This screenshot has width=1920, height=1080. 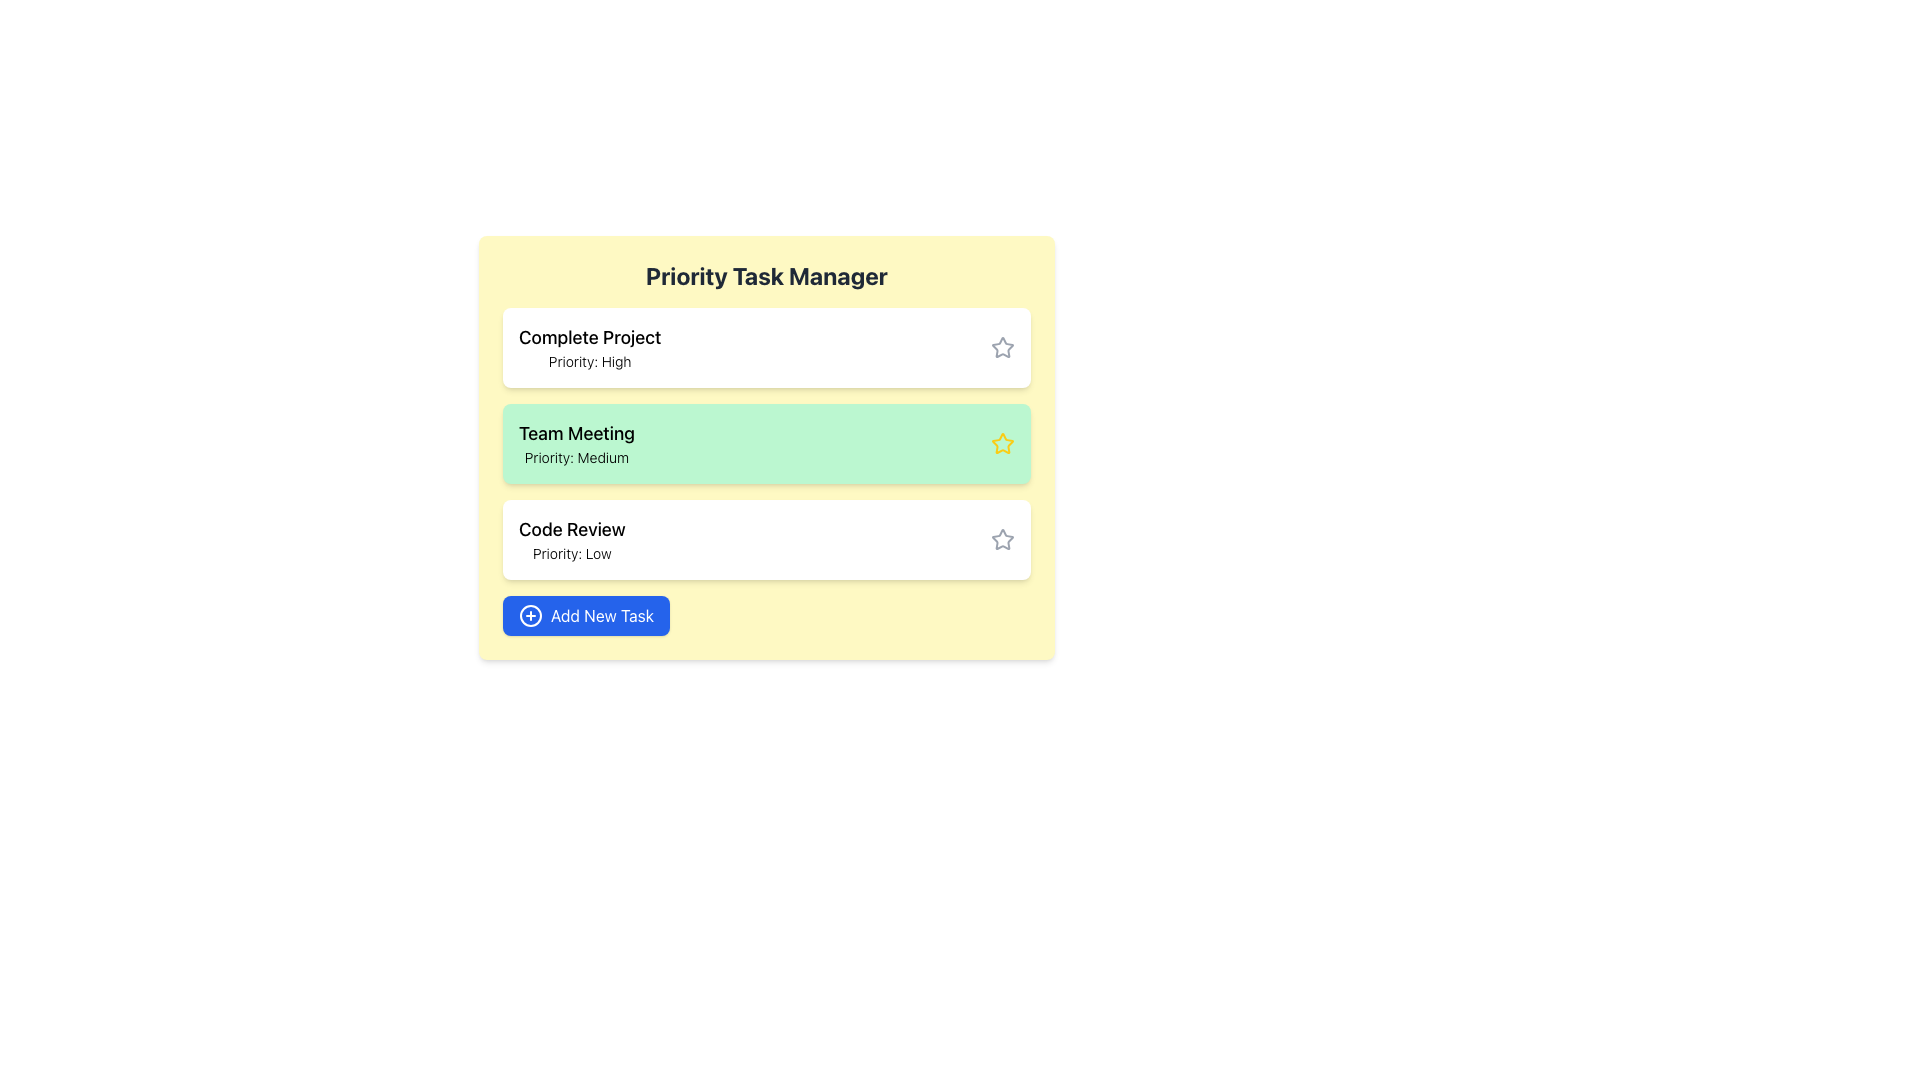 What do you see at coordinates (589, 362) in the screenshot?
I see `the priority level label located below the title text 'Complete Project' in the first task box of the list` at bounding box center [589, 362].